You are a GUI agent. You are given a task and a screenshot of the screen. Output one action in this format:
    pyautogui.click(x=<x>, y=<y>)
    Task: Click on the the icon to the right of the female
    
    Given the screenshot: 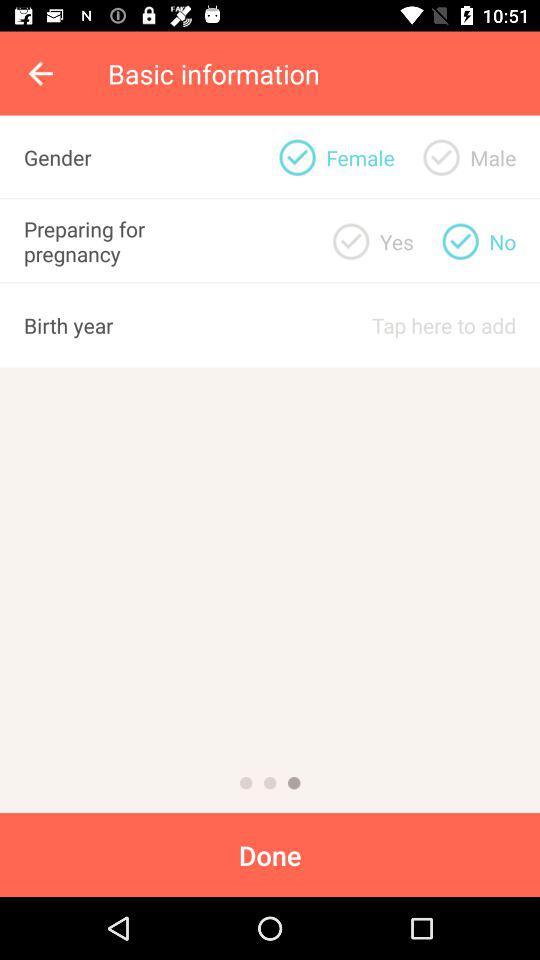 What is the action you would take?
    pyautogui.click(x=441, y=156)
    